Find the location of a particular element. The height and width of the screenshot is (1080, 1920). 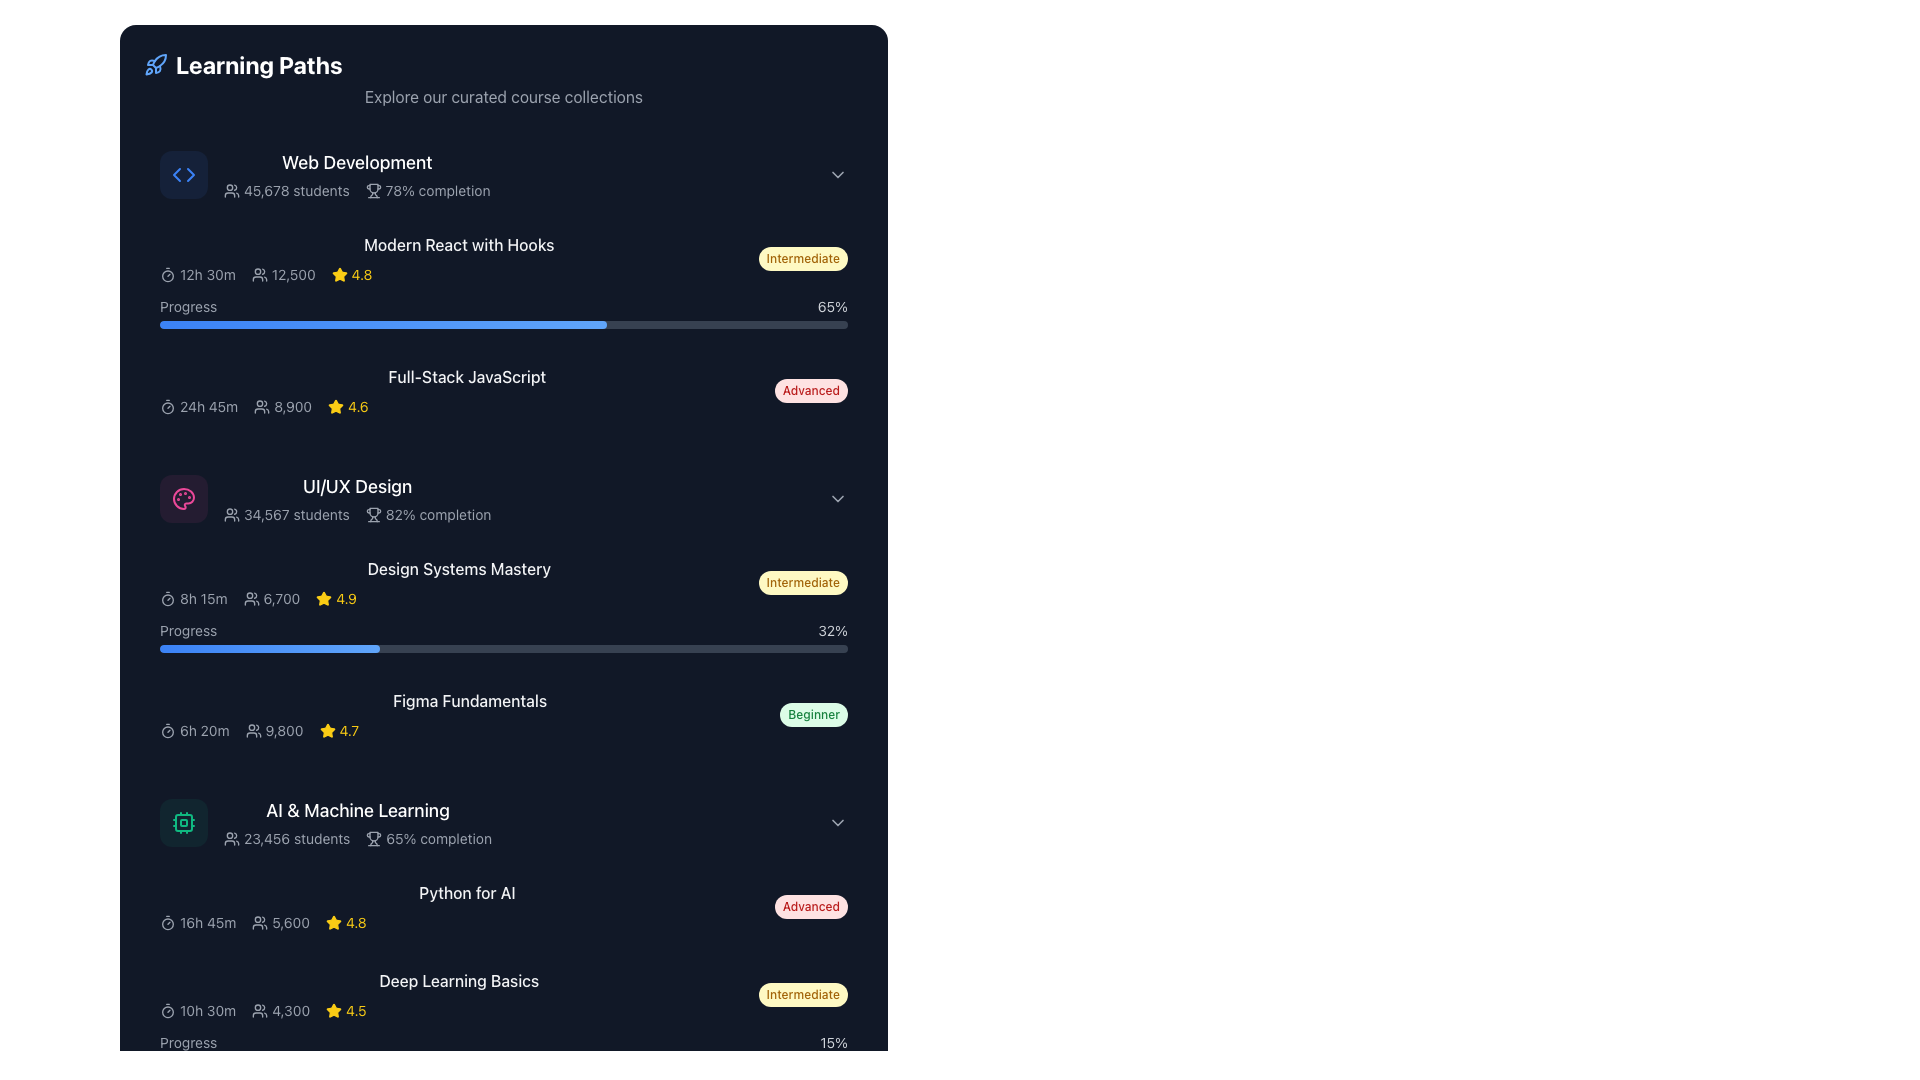

the numerical statistic text label displaying '9,800' in the 'Figma Fundamentals' section is located at coordinates (273, 731).